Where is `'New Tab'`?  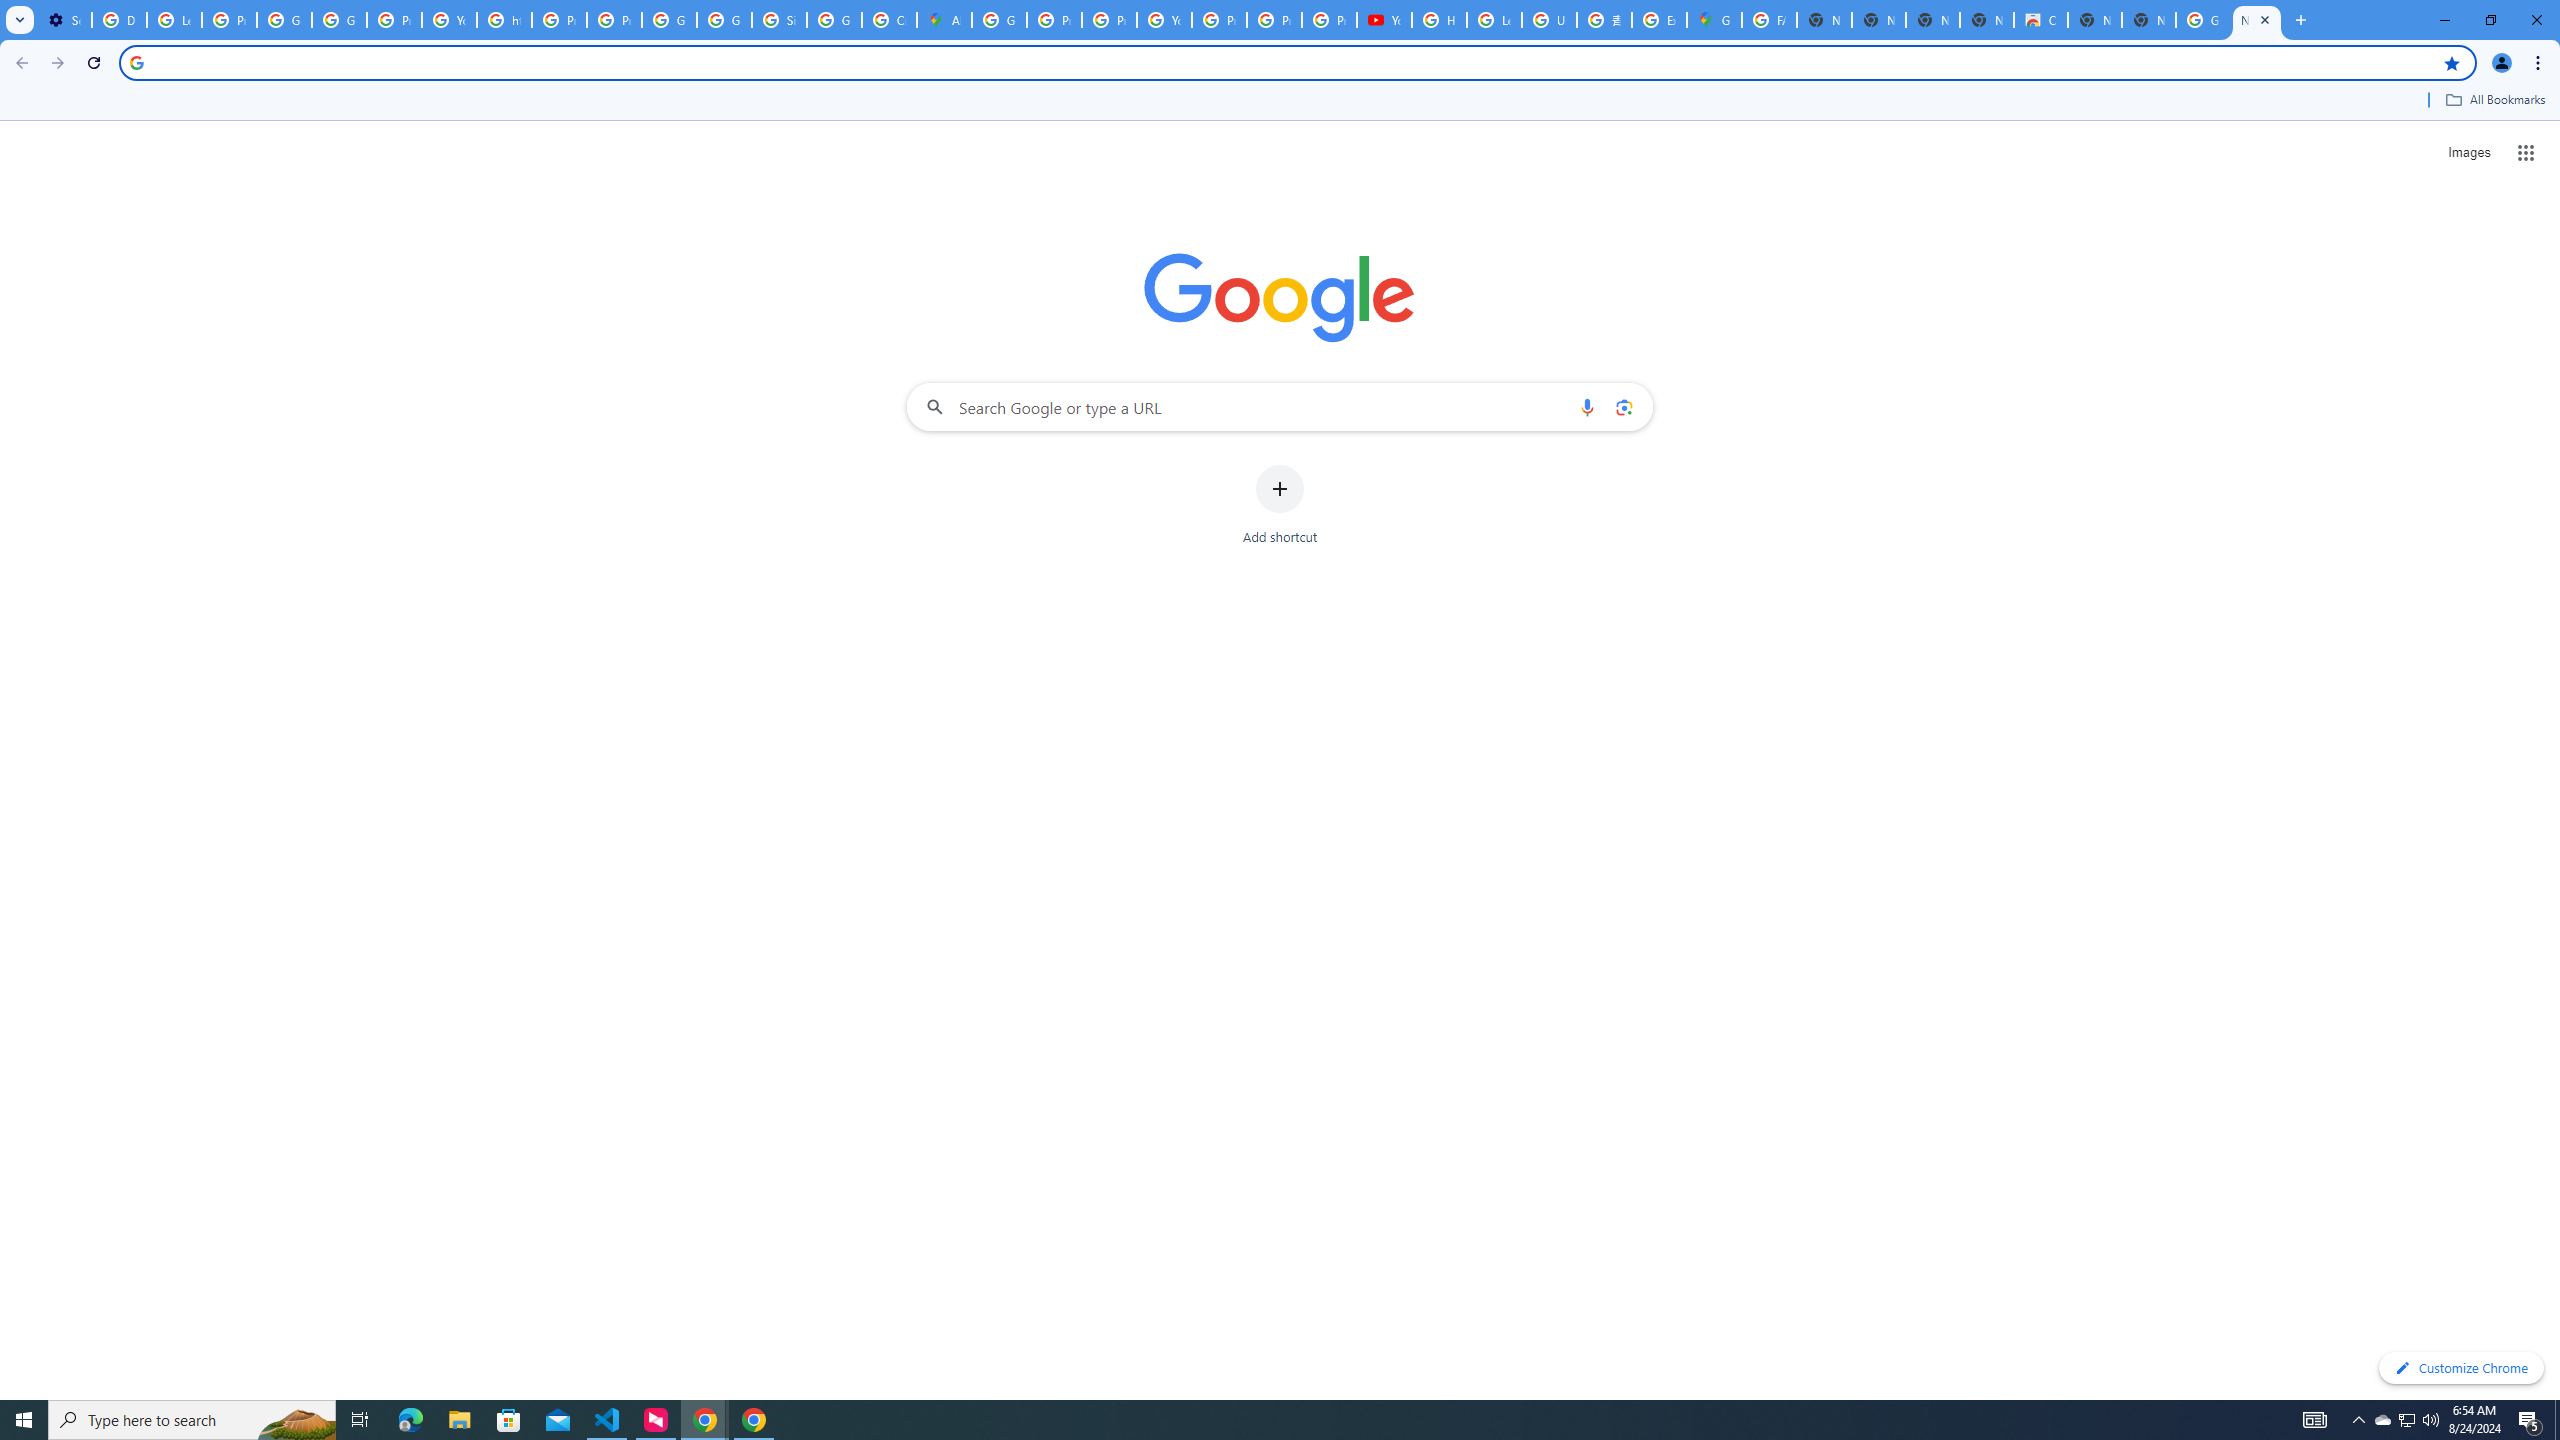 'New Tab' is located at coordinates (2148, 19).